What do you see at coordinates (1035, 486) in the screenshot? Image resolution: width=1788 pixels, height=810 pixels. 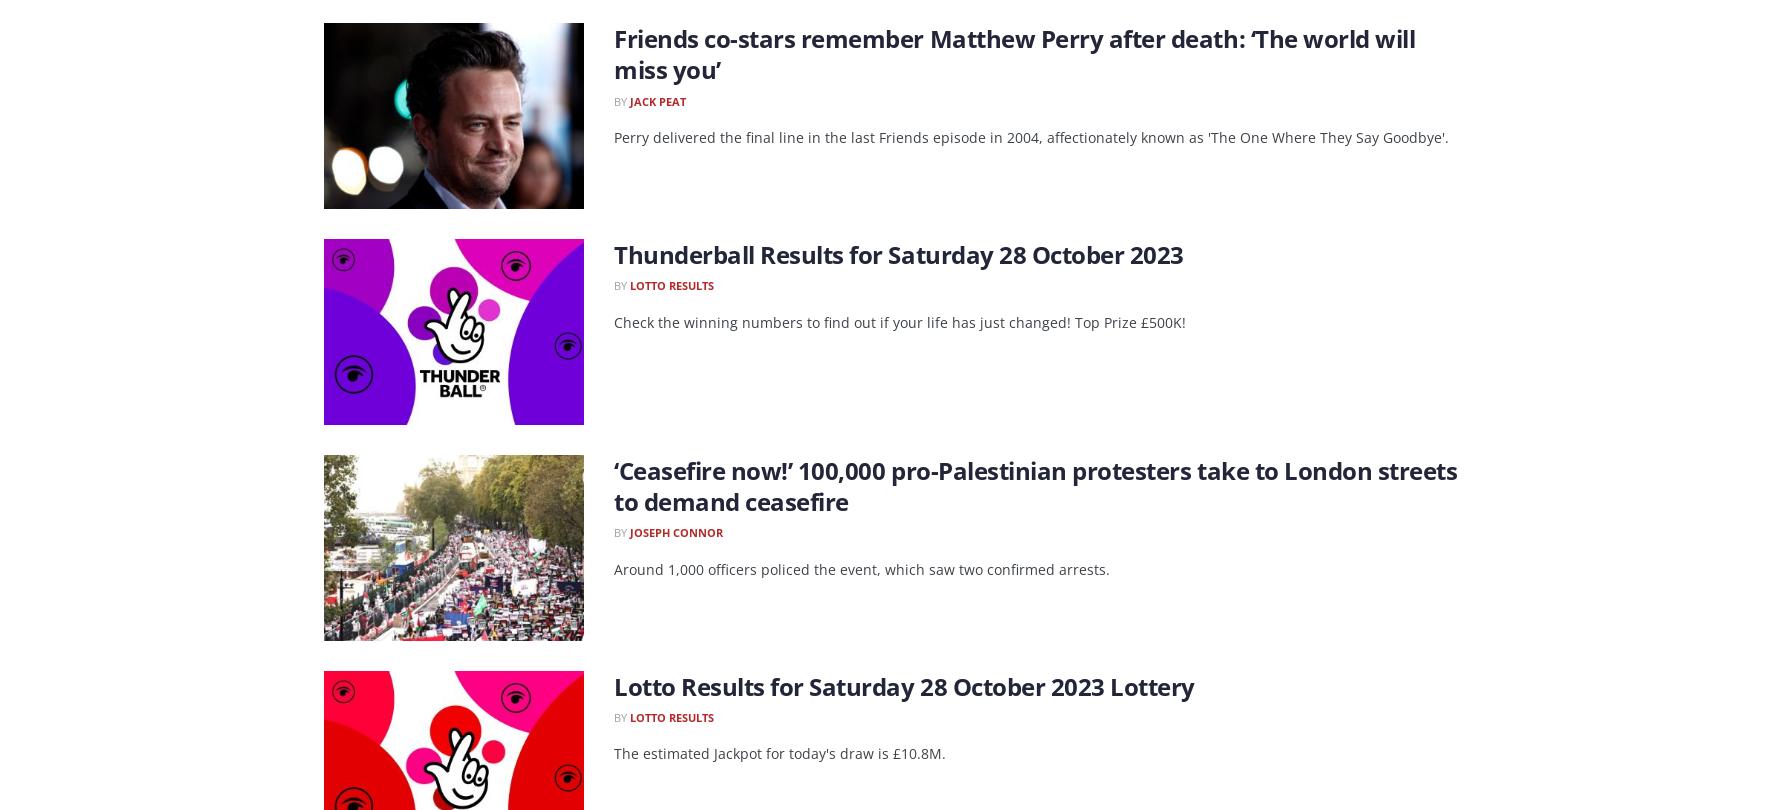 I see `'‘Ceasefire now!’ 100,000 pro-Palestinian protesters take to London streets to demand ceasefire'` at bounding box center [1035, 486].